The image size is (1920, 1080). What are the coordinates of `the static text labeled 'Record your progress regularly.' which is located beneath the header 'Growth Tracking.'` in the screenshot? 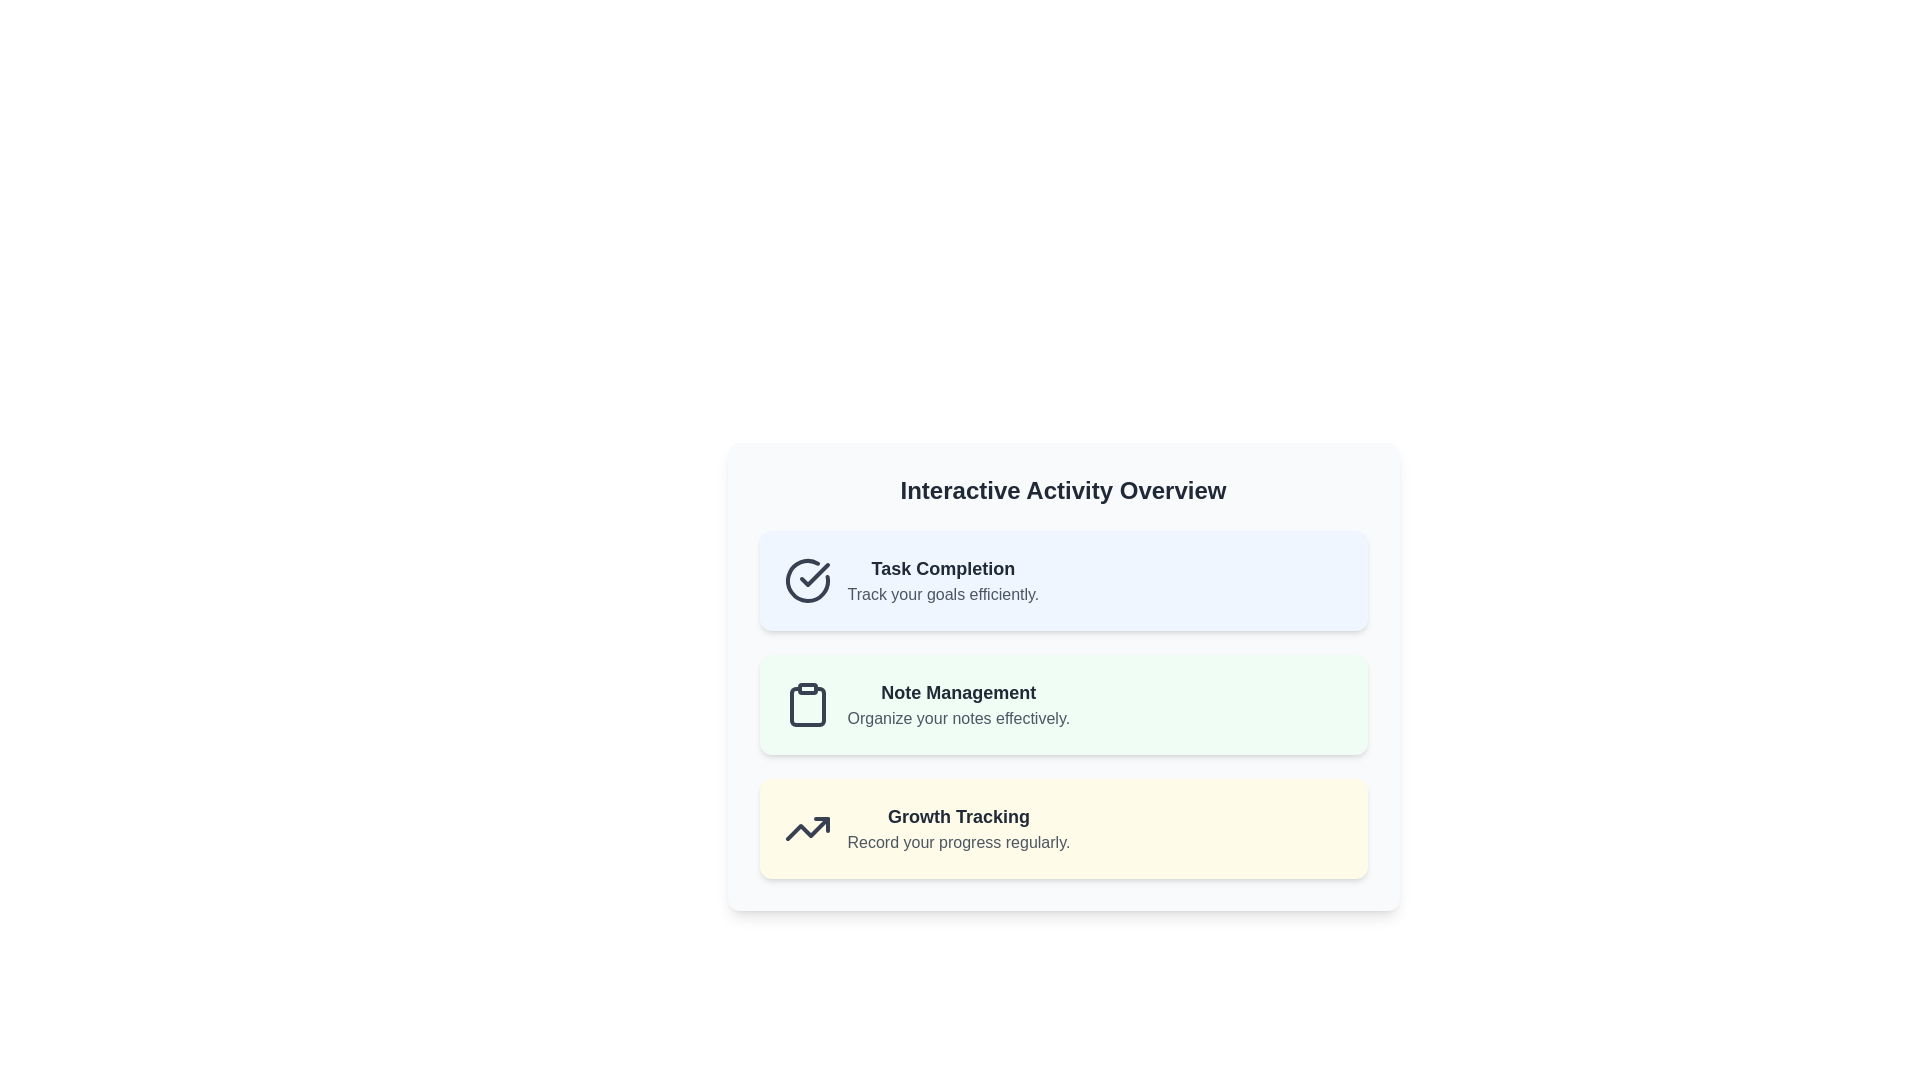 It's located at (958, 843).